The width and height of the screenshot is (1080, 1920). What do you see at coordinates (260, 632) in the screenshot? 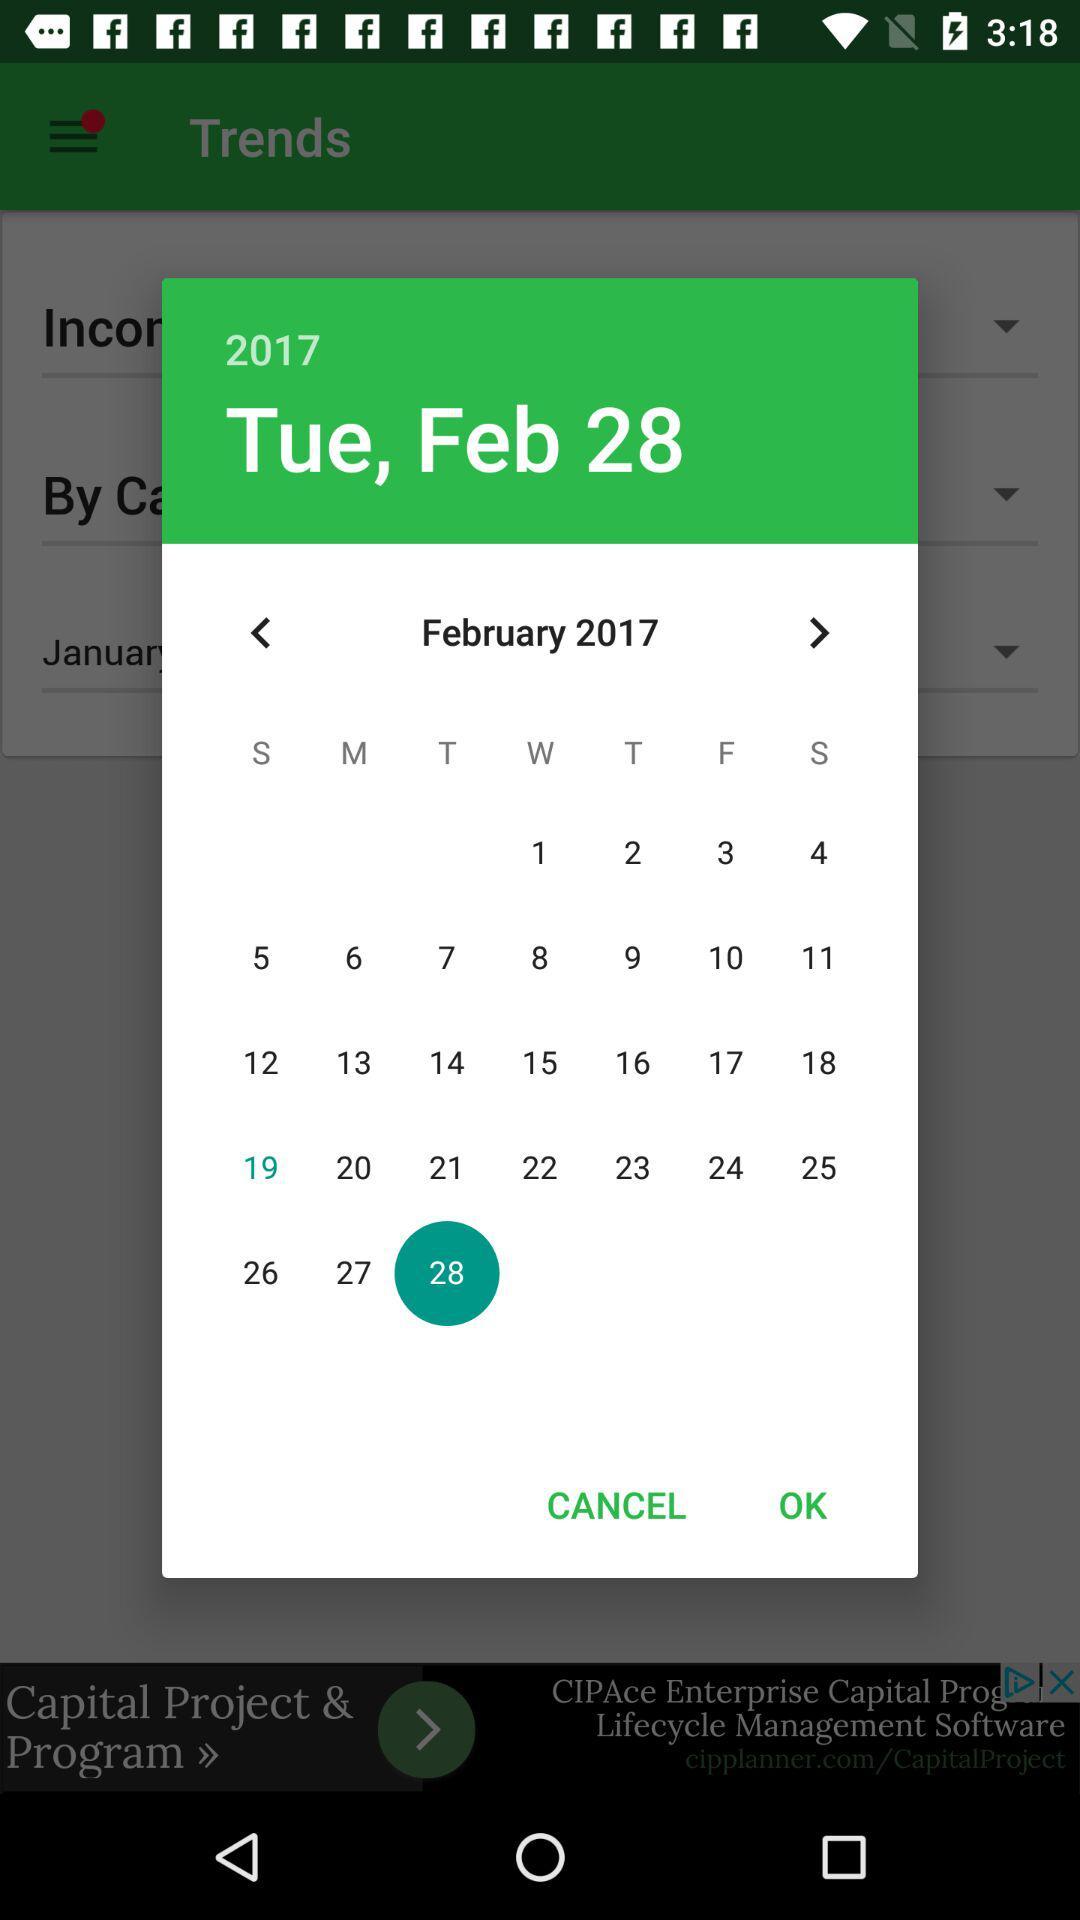
I see `icon at the top left corner` at bounding box center [260, 632].